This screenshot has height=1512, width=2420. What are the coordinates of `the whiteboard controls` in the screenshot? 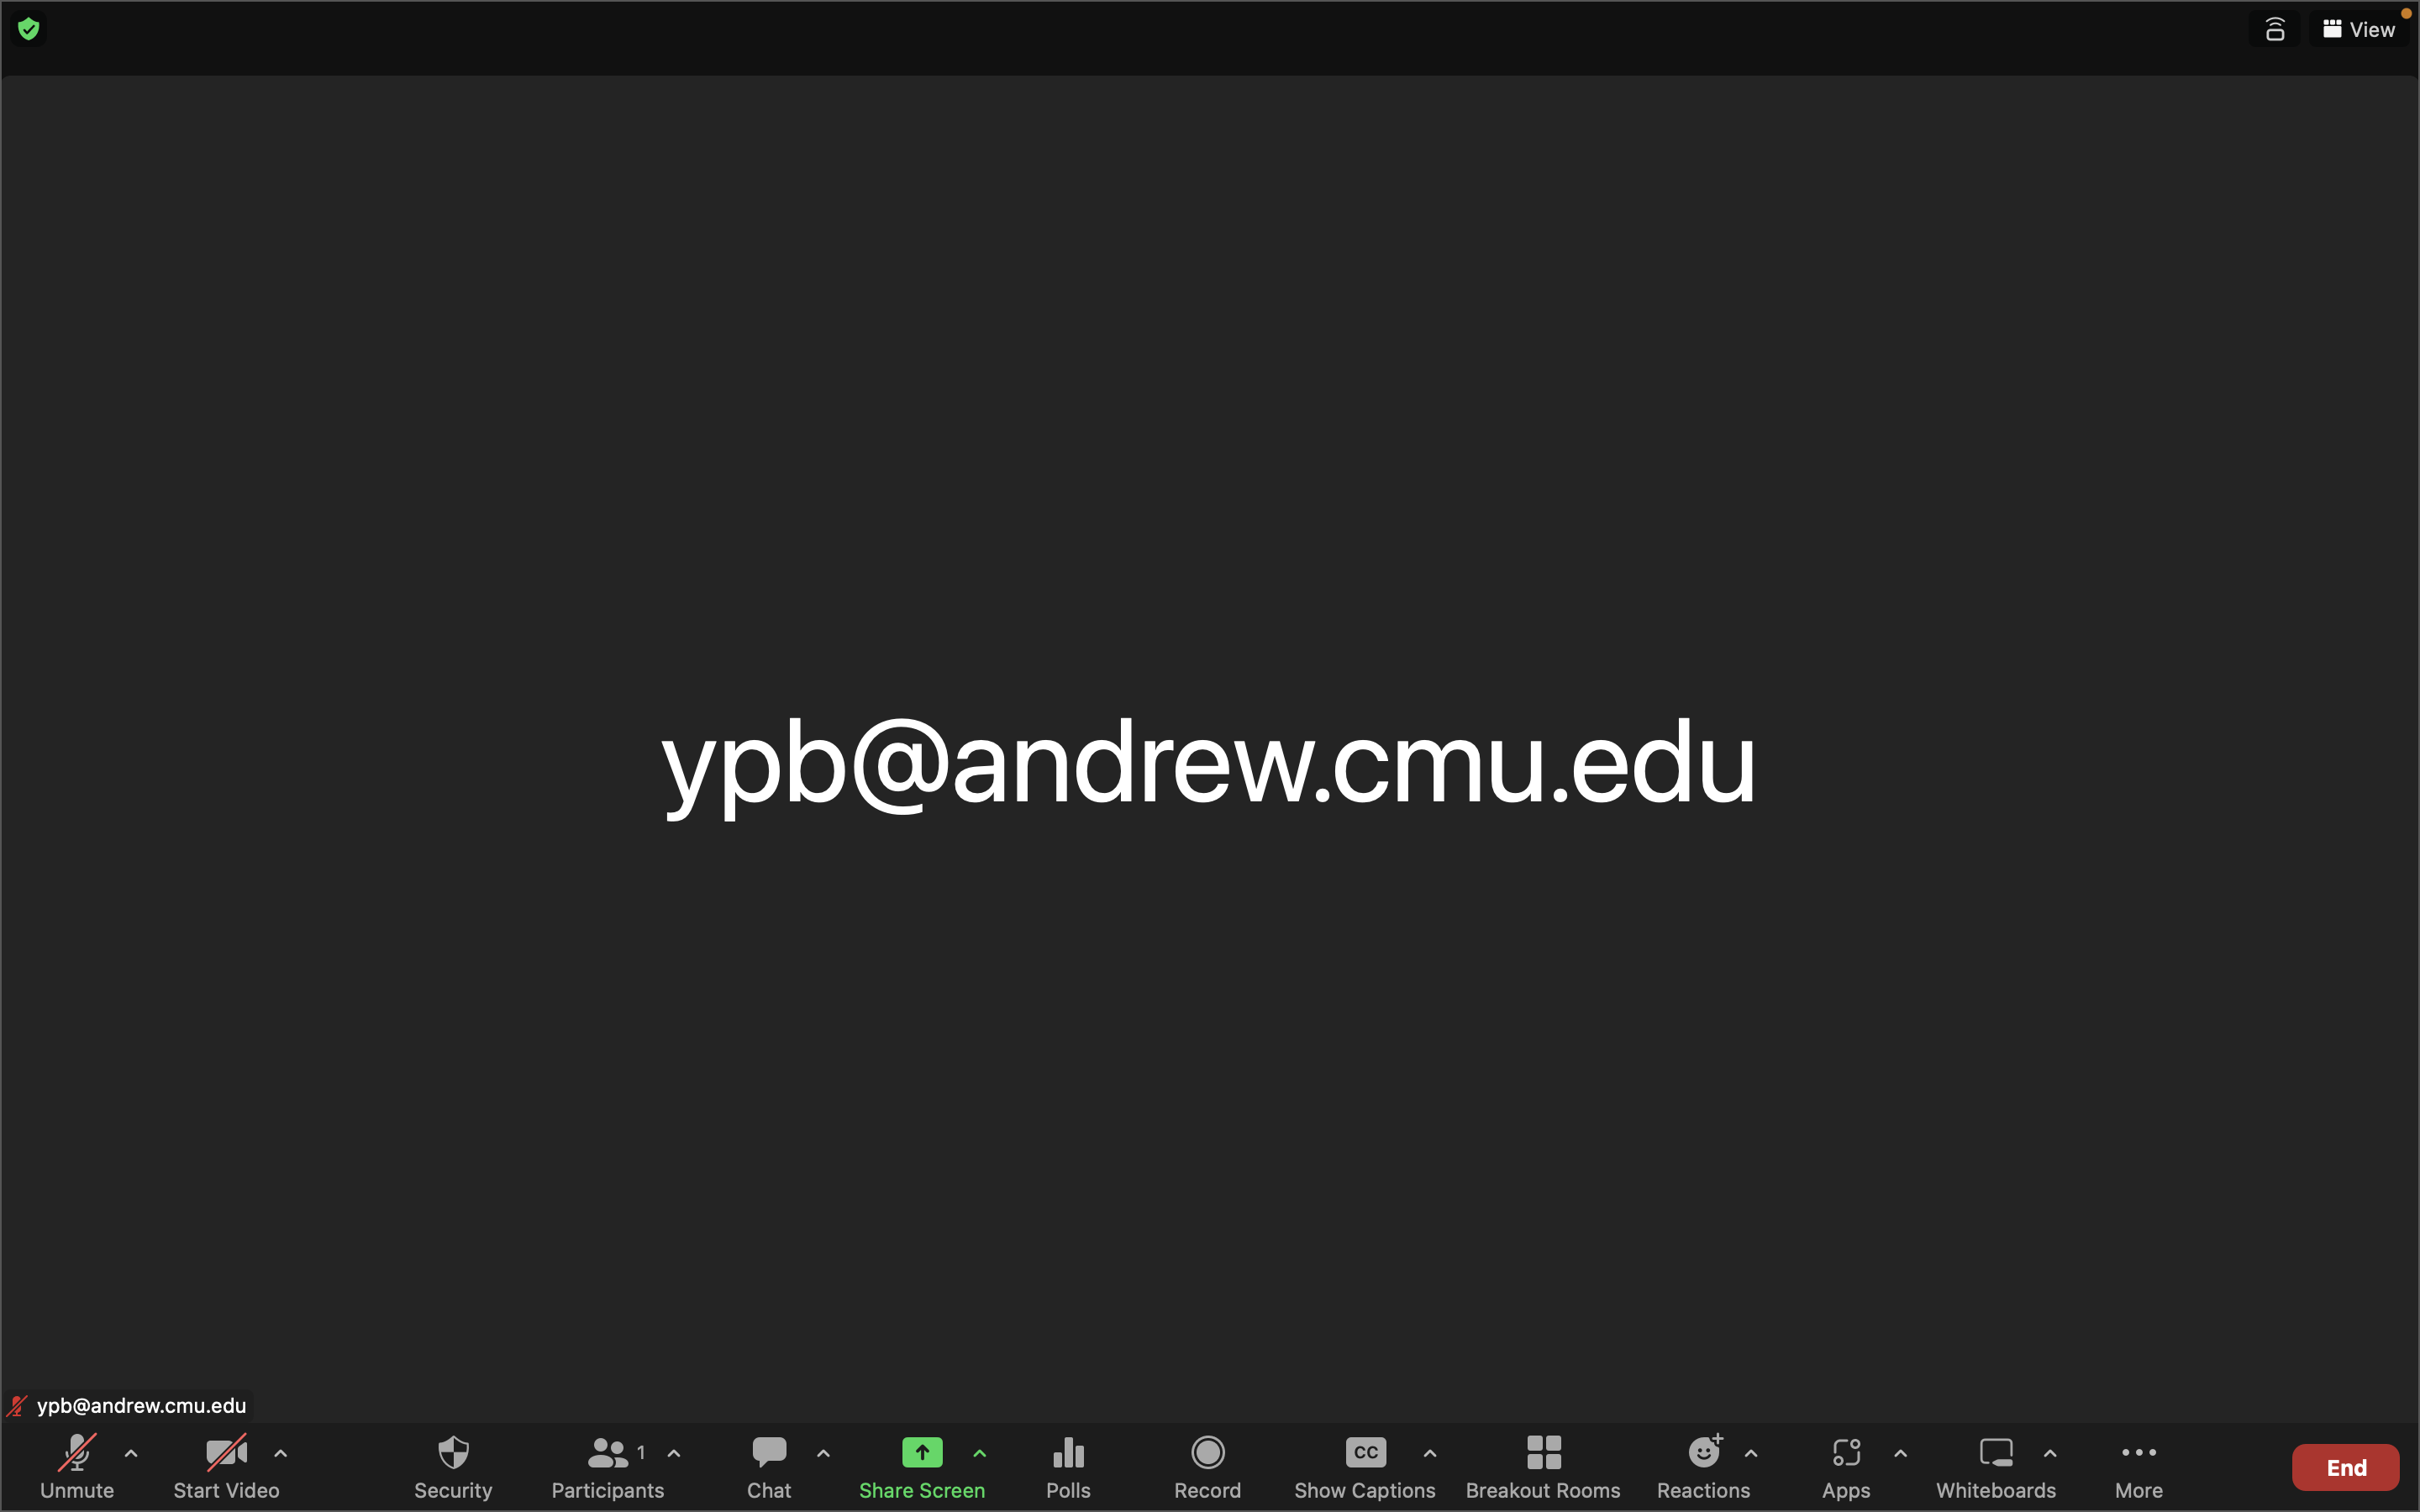 It's located at (2049, 1467).